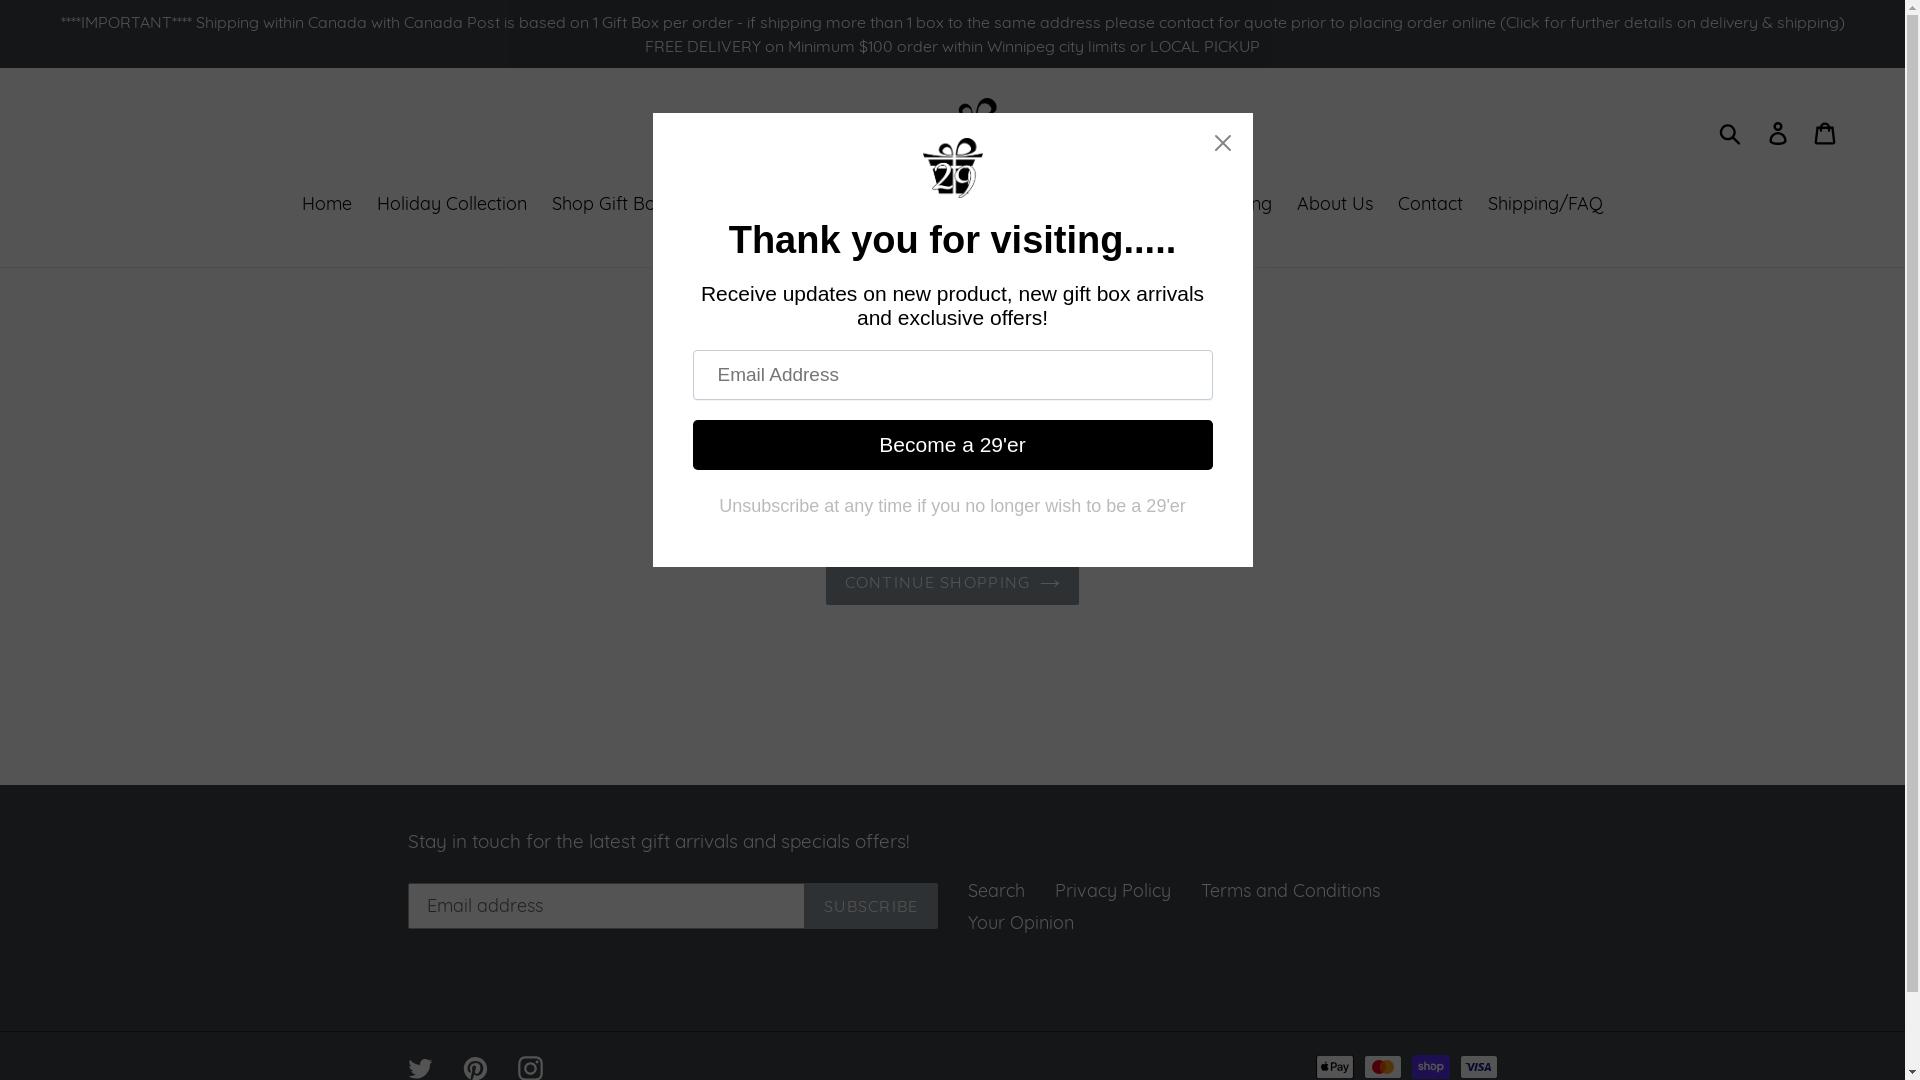 The image size is (1920, 1080). I want to click on 'Corporate Gifting', so click(1116, 204).